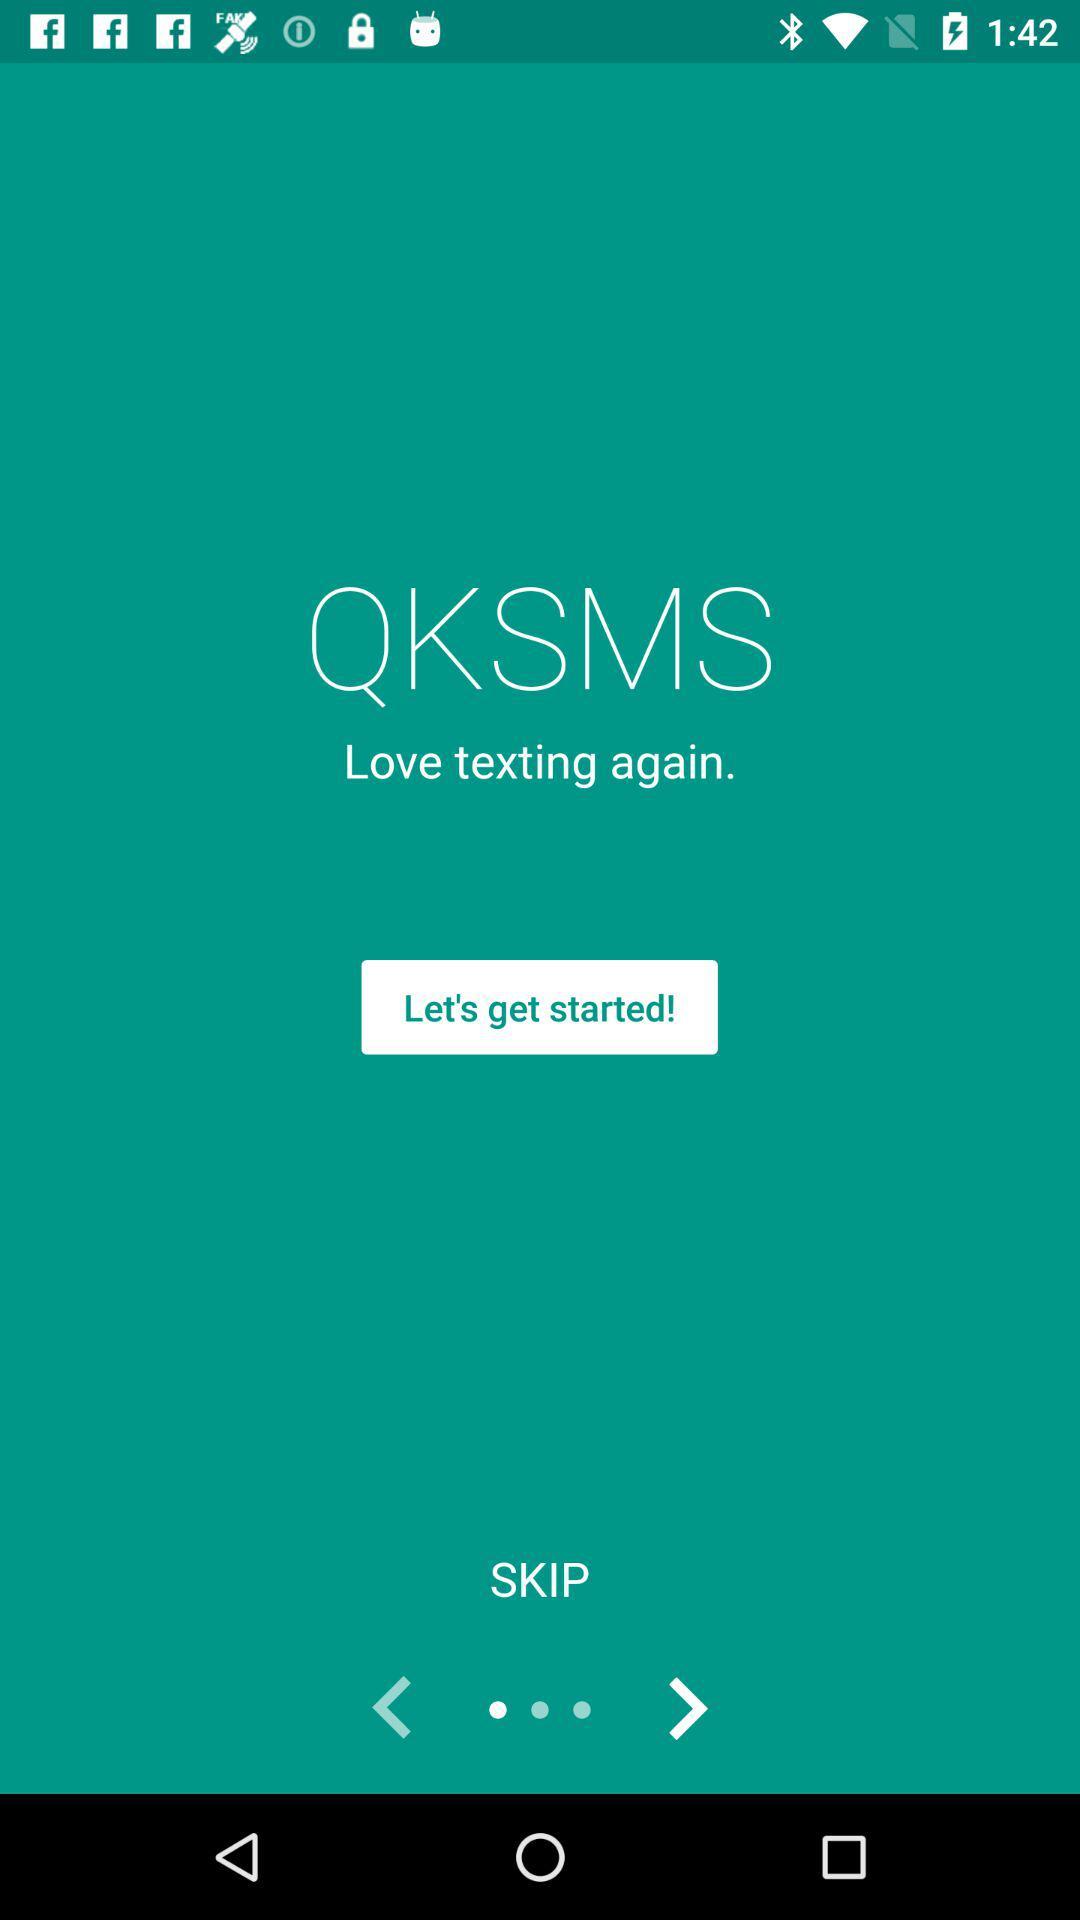 The width and height of the screenshot is (1080, 1920). I want to click on the arrow_forward icon, so click(685, 1708).